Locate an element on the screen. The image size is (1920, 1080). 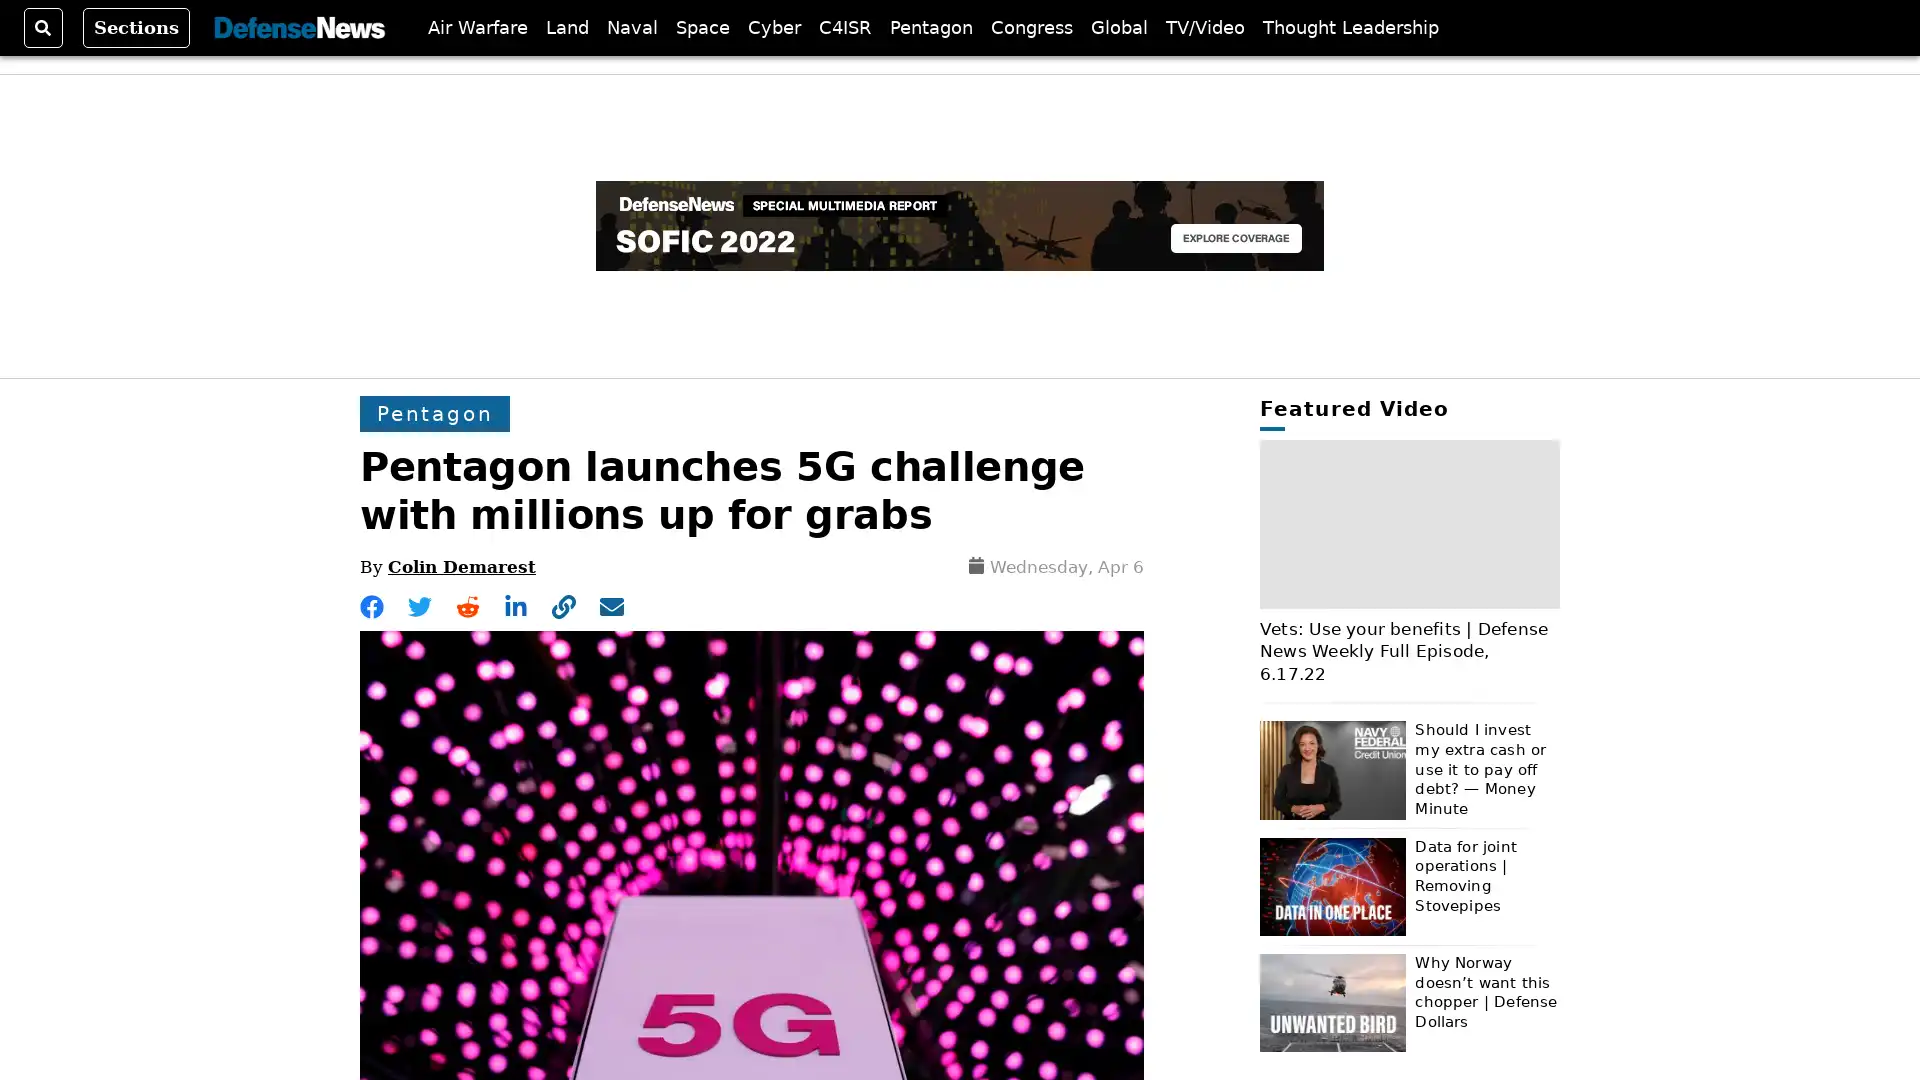
Play is located at coordinates (1409, 520).